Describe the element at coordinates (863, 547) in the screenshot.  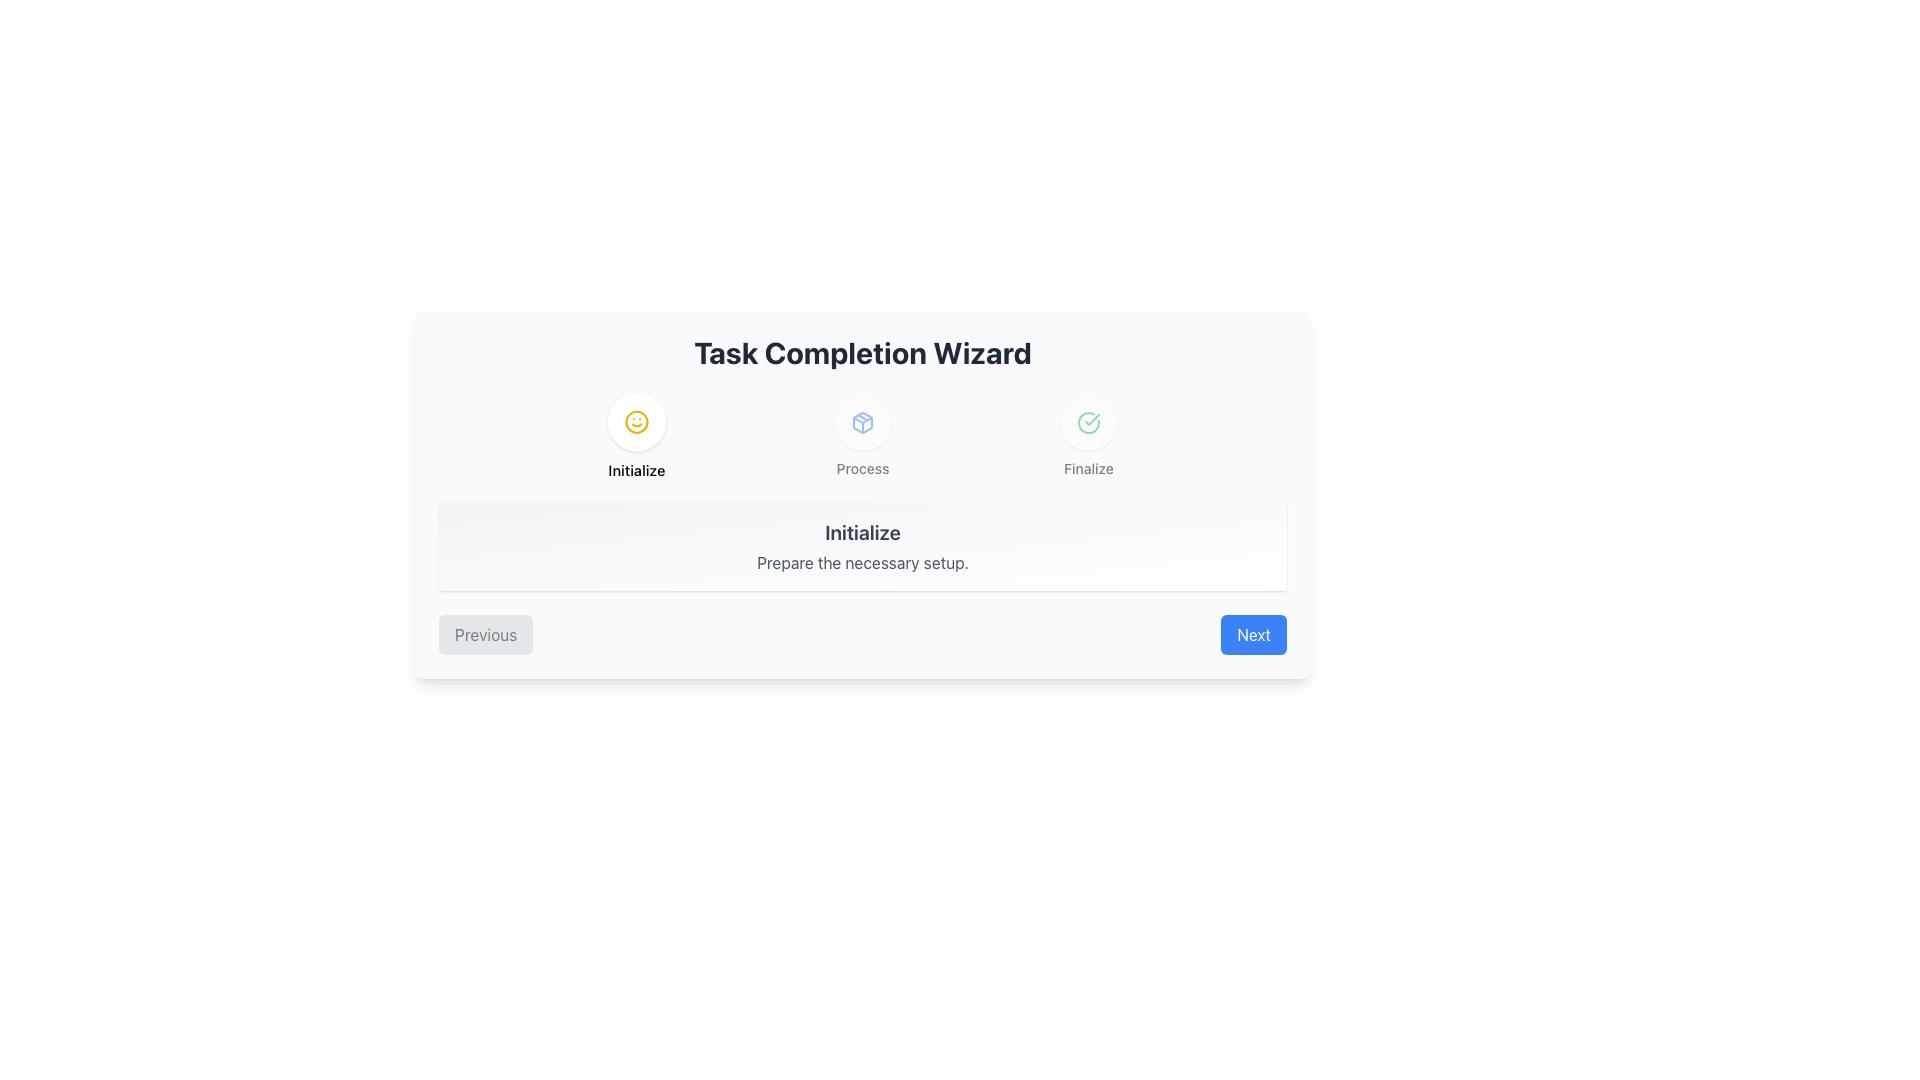
I see `the Informative Section element that displays the title 'Initialize' and the subtitle 'Prepare the necessary setup.'` at that location.